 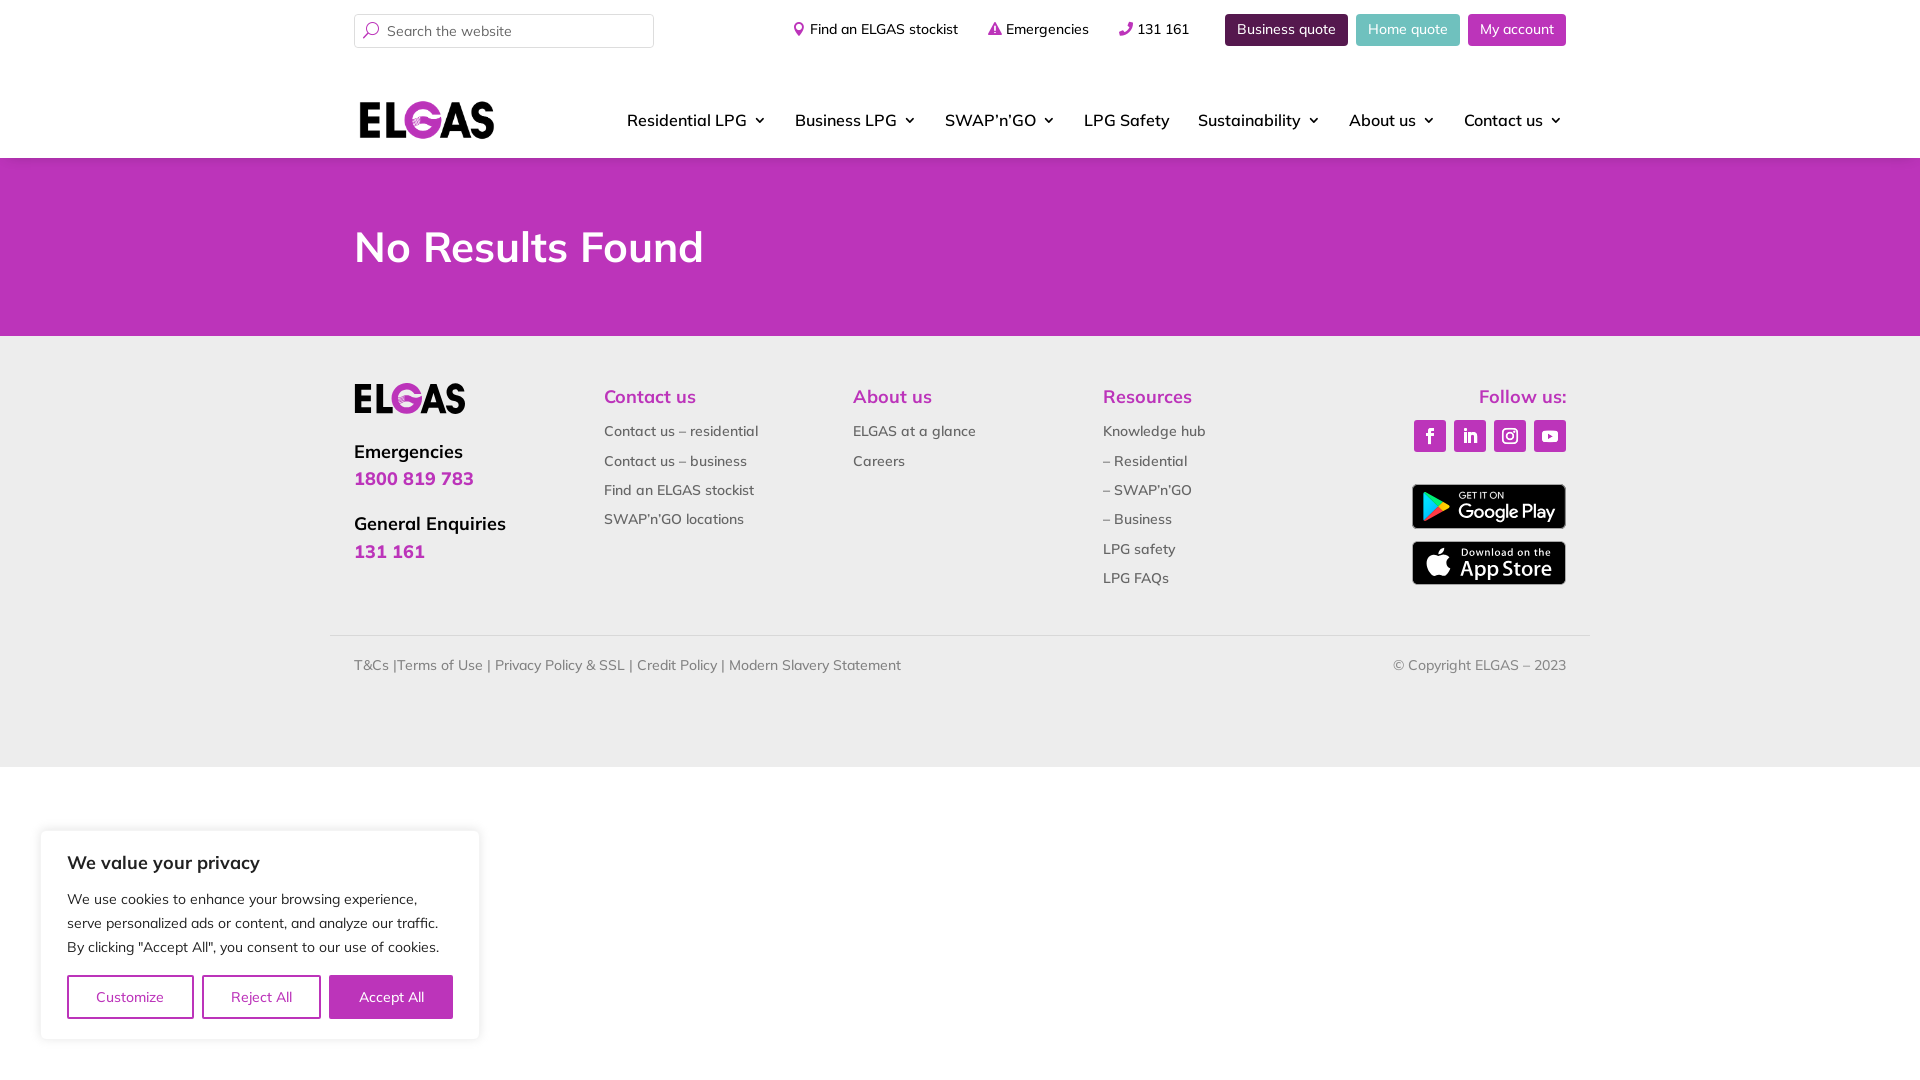 I want to click on 'Sustainability', so click(x=1258, y=119).